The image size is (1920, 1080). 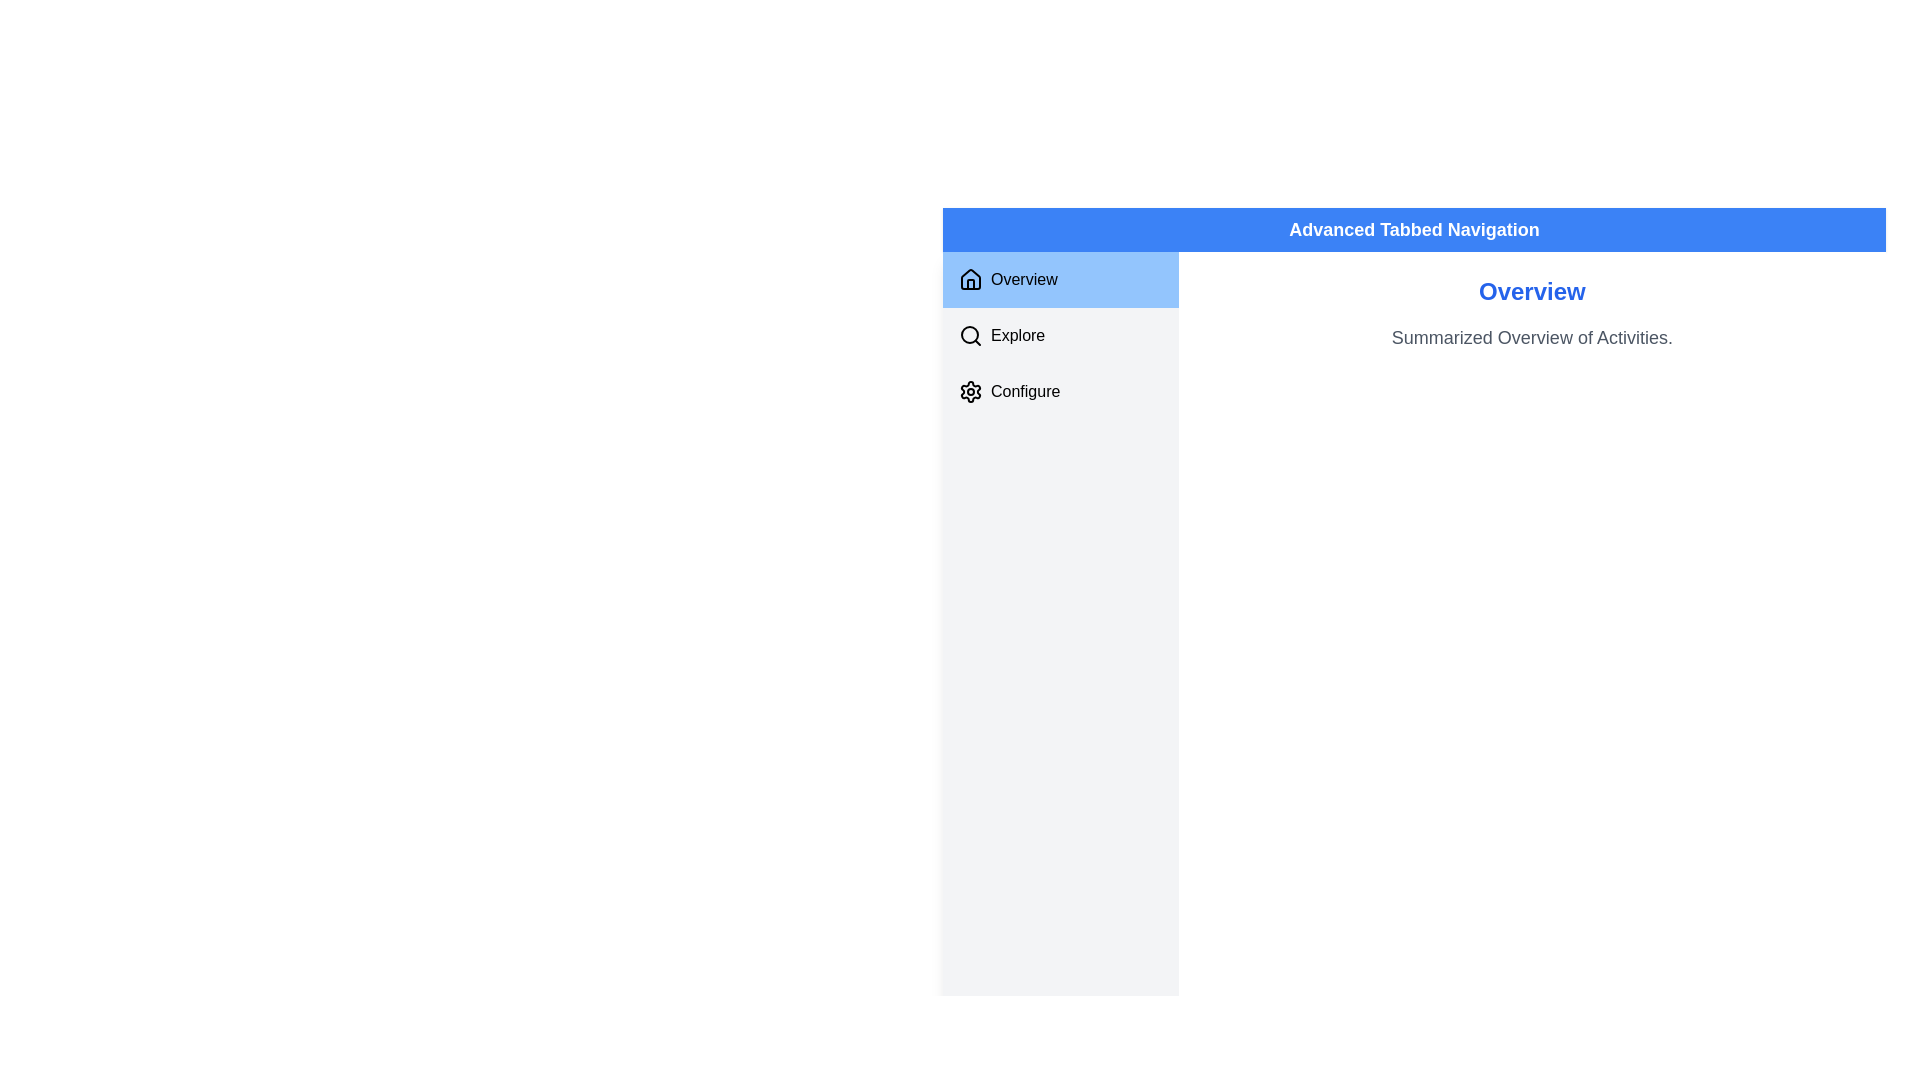 I want to click on the 'Overview' navigation button in the sidebar menu to possibly reveal a tooltip or emphasize interaction, so click(x=1059, y=280).